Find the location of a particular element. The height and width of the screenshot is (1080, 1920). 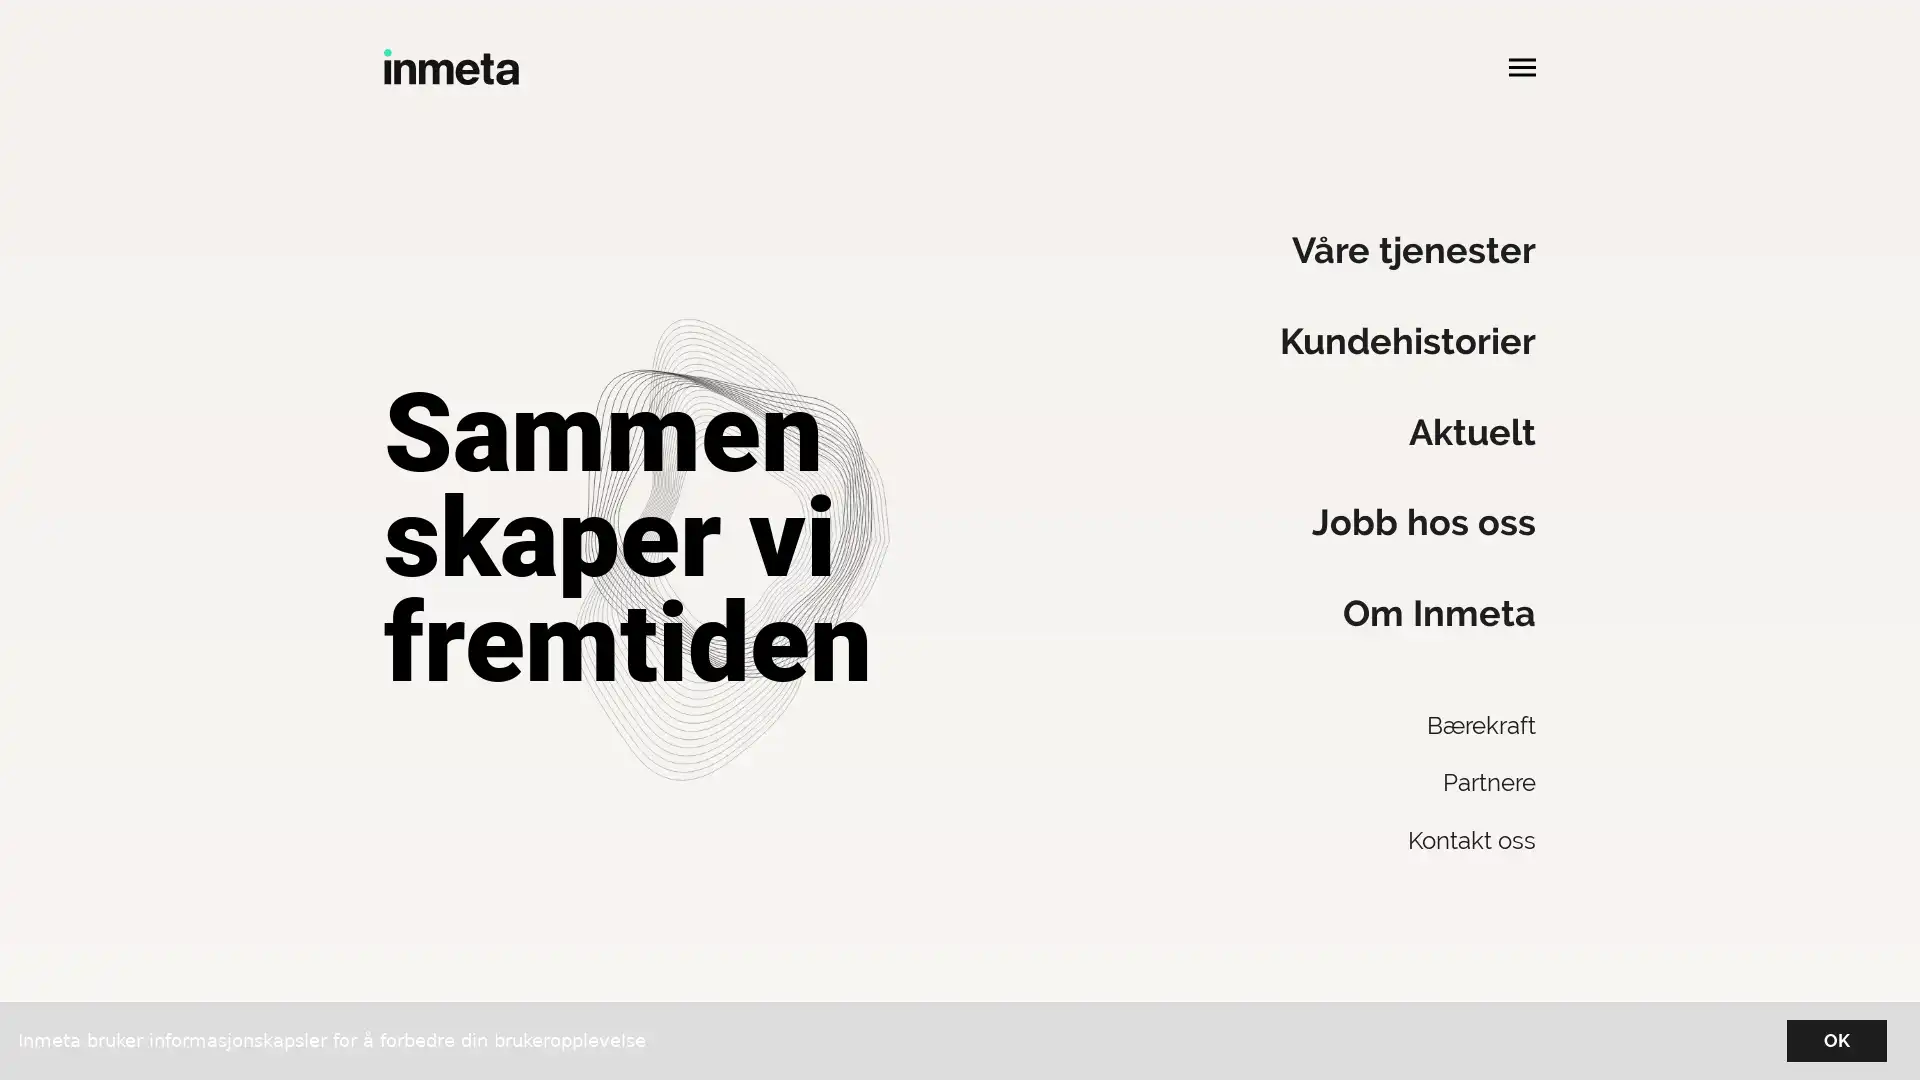

Apne hovedmeny is located at coordinates (1521, 72).